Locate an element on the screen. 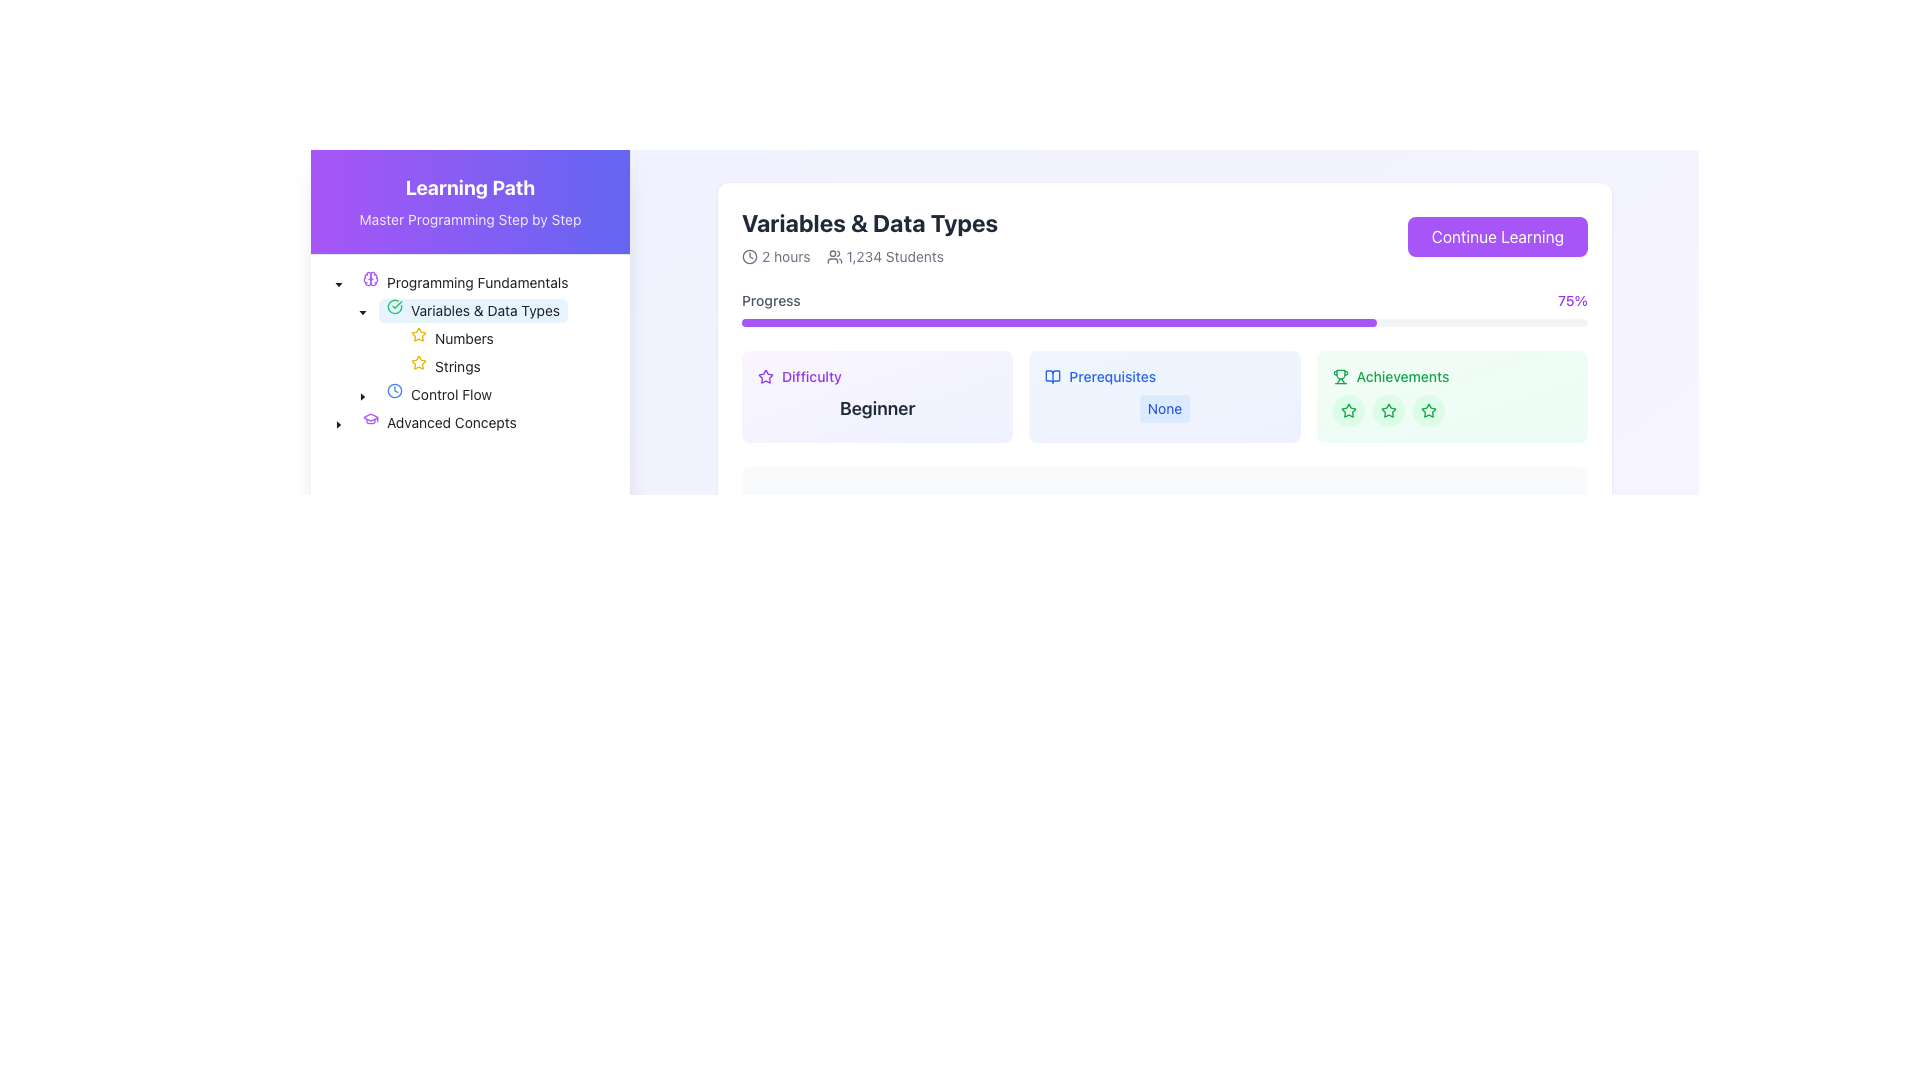 The image size is (1920, 1080). the progress bar indicating 75% completion, located in the 'Progress' section of the 'Variables & Data Types' interface is located at coordinates (1058, 322).